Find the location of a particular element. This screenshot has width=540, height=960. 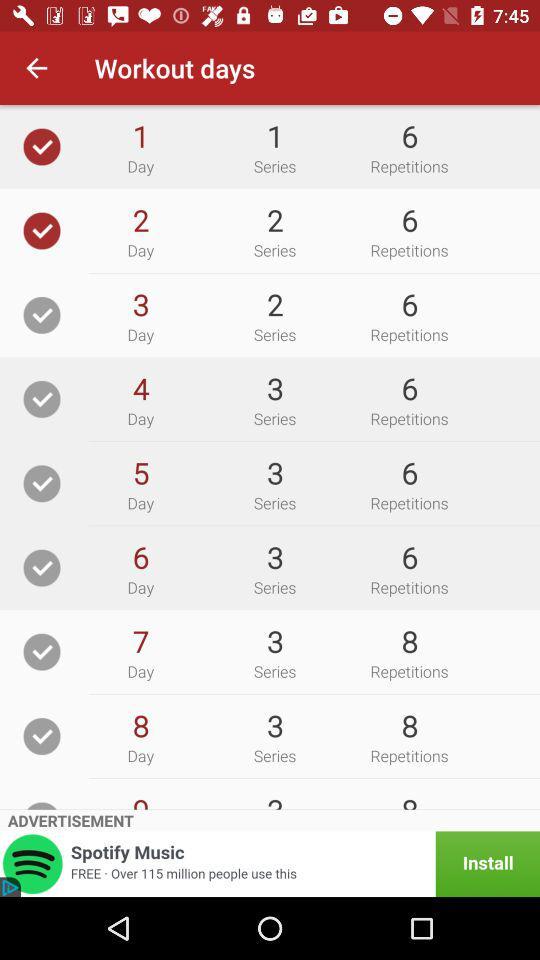

item above day icon is located at coordinates (139, 473).